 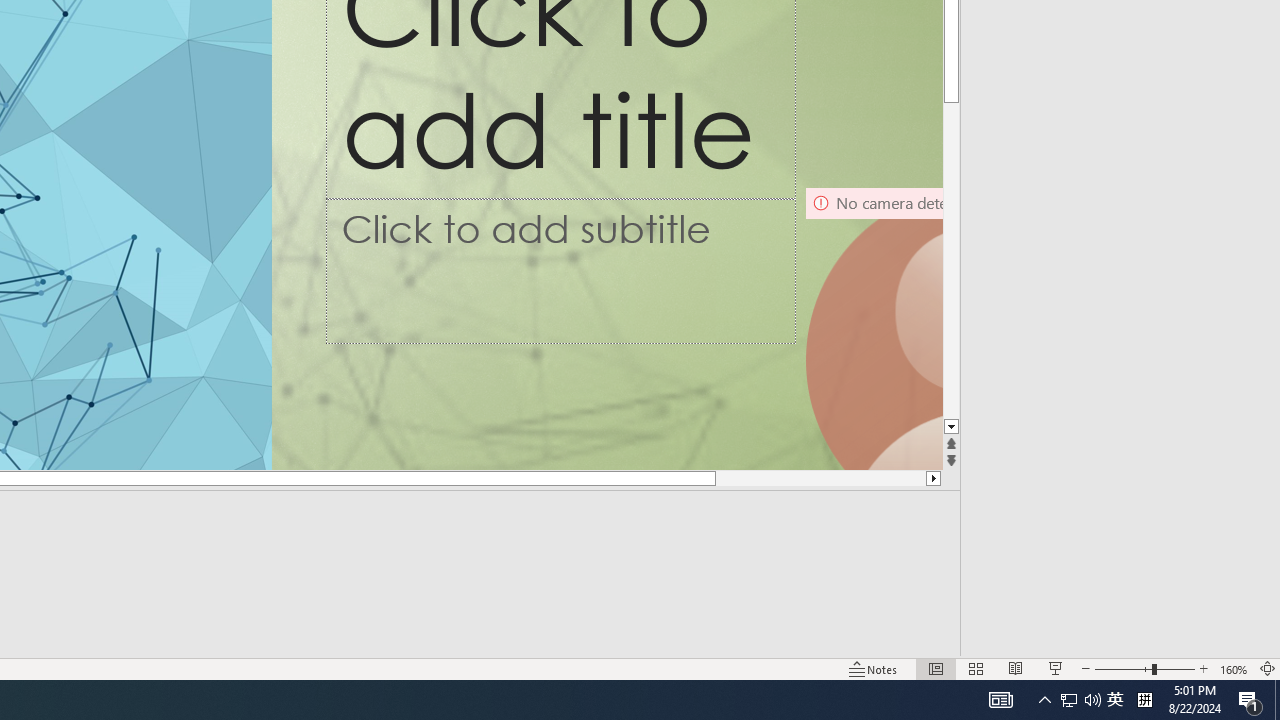 I want to click on 'Zoom 160%', so click(x=1233, y=669).